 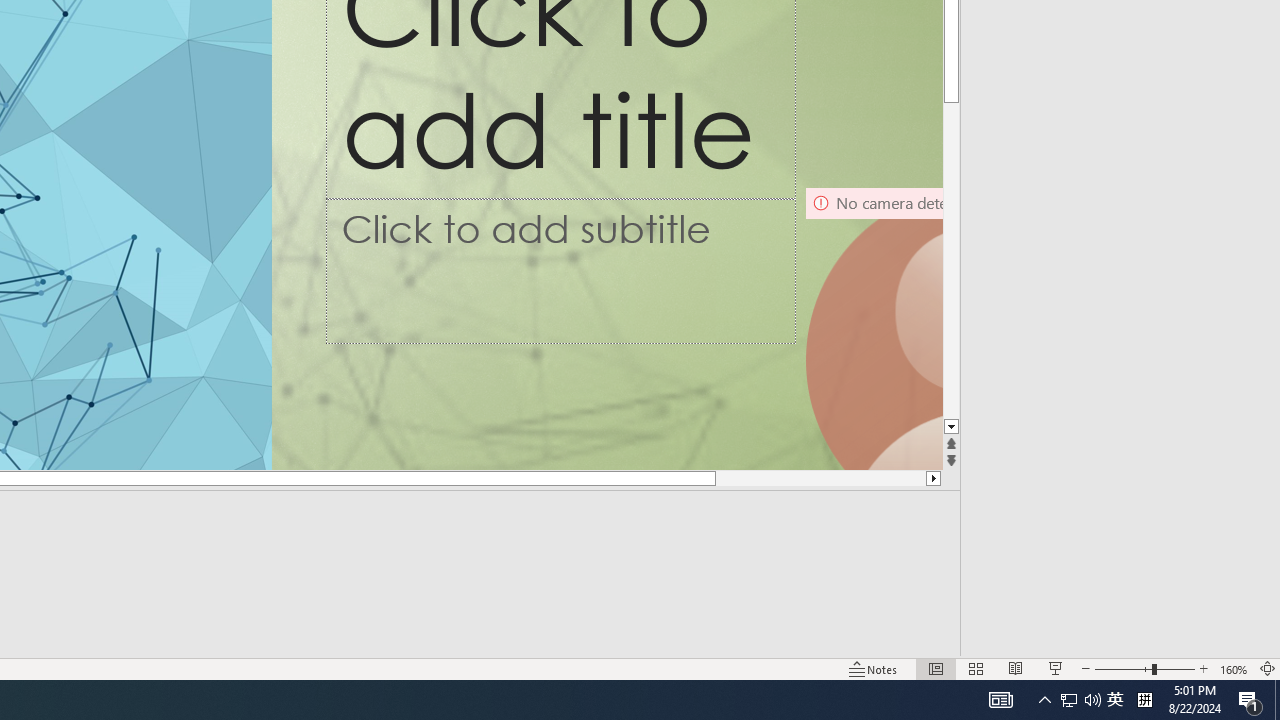 I want to click on 'Zoom 160%', so click(x=1233, y=669).